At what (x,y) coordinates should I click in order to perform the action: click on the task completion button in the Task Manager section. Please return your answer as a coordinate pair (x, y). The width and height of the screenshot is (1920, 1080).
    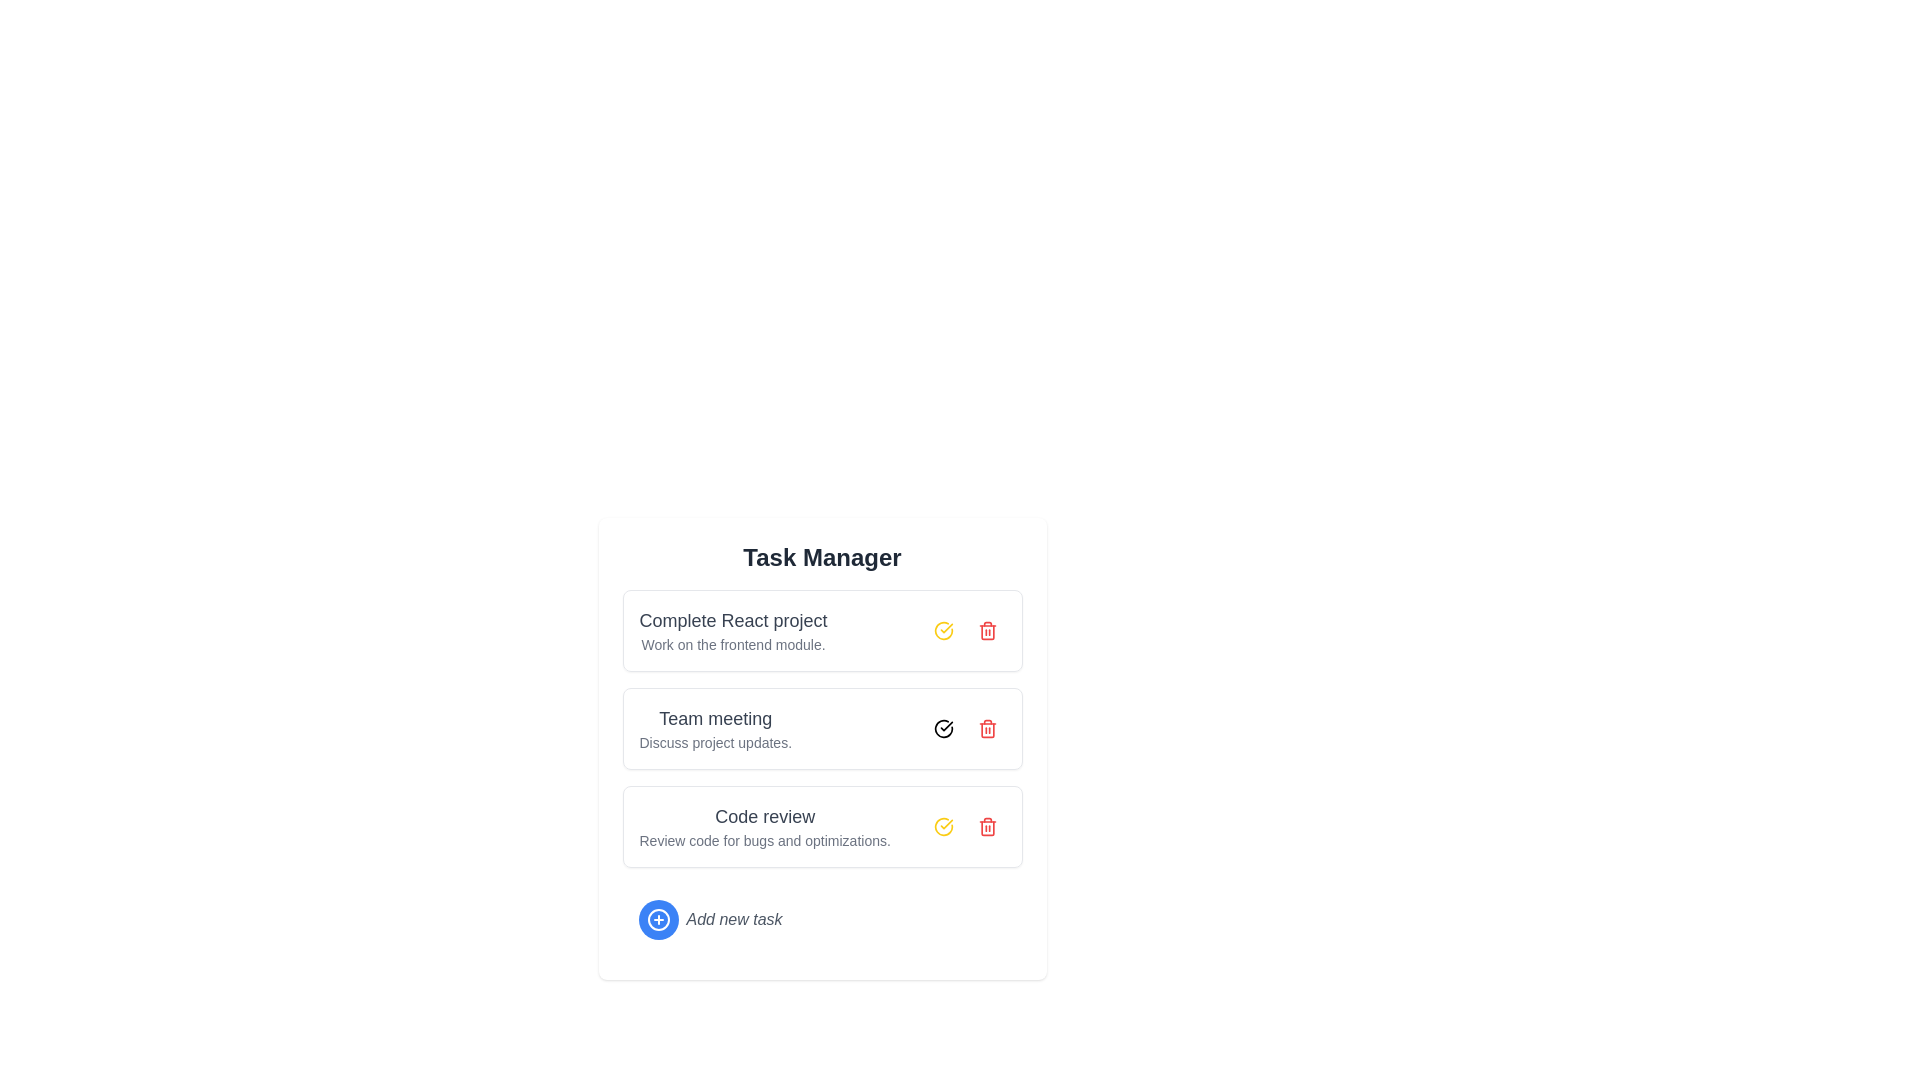
    Looking at the image, I should click on (942, 631).